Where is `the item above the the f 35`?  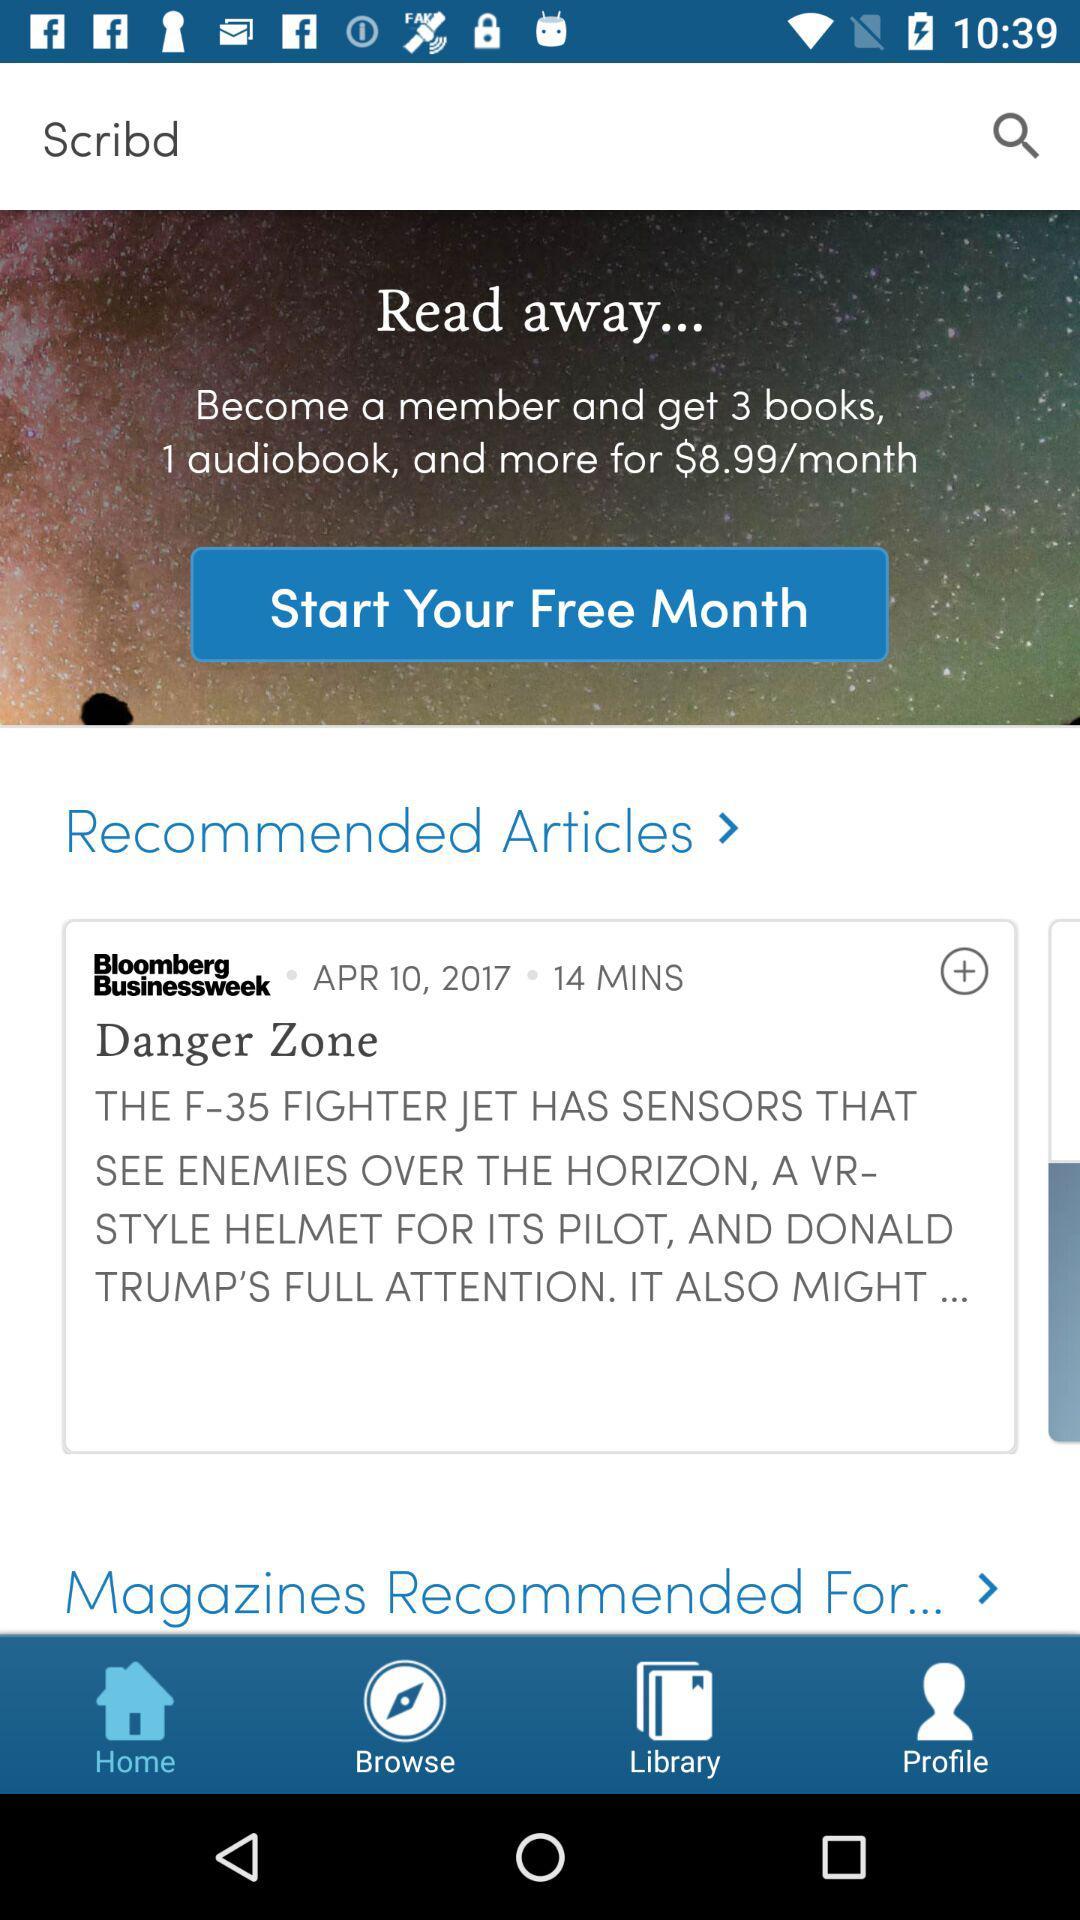
the item above the the f 35 is located at coordinates (963, 971).